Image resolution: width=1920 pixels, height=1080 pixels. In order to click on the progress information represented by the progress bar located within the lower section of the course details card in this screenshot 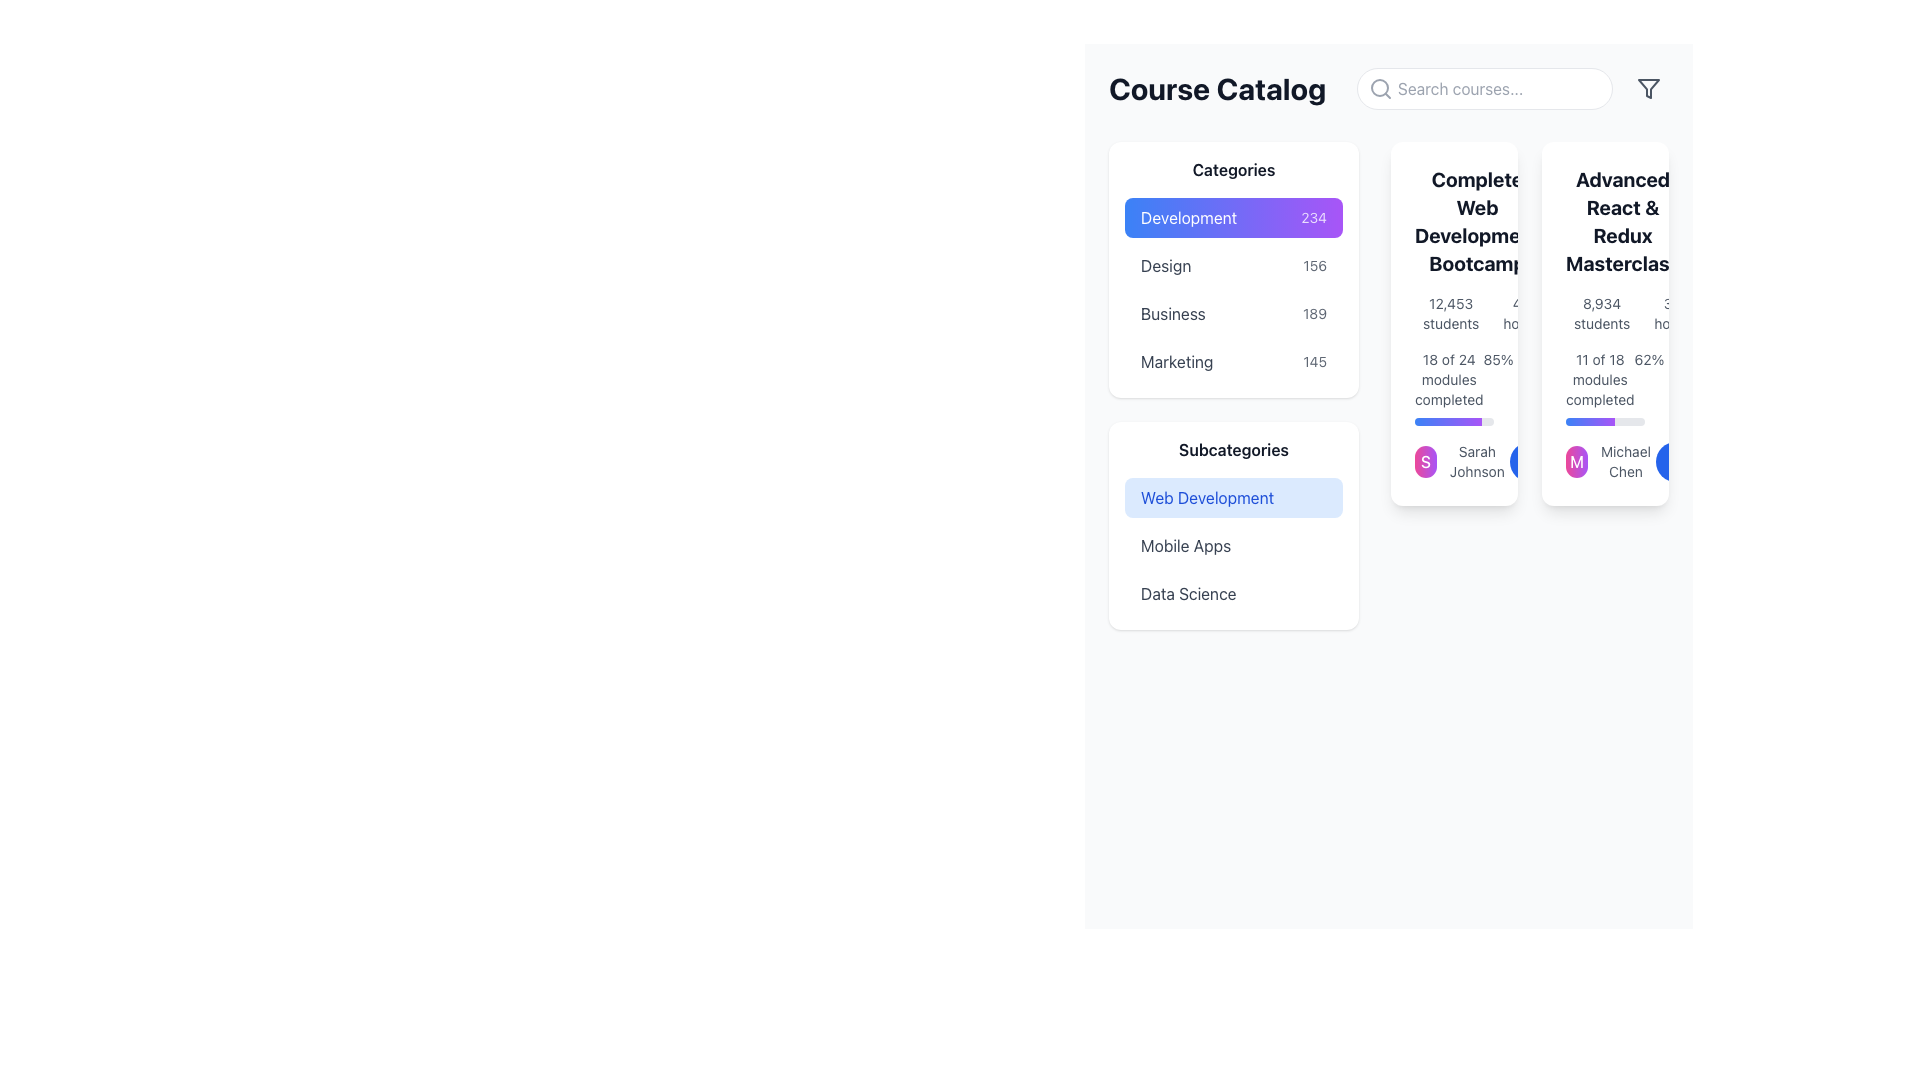, I will do `click(1448, 420)`.